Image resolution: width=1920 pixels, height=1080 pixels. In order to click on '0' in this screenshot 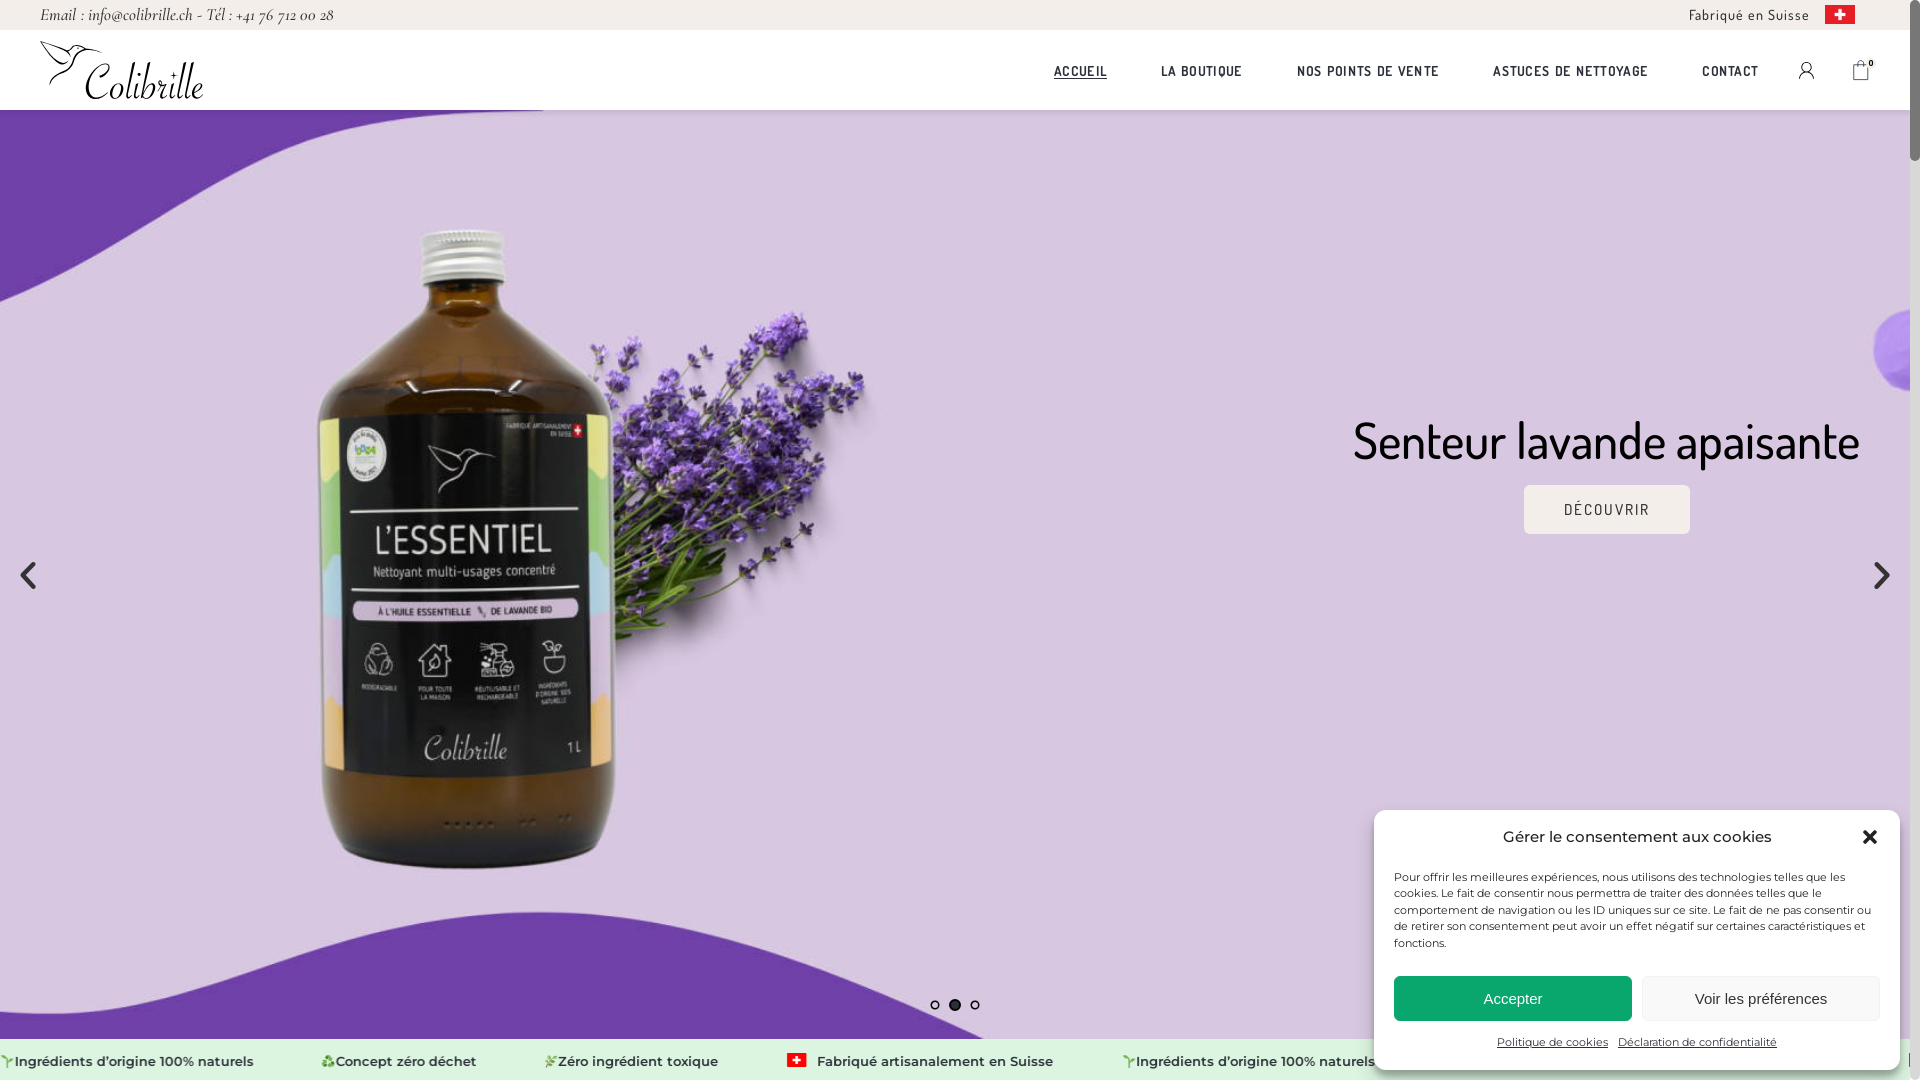, I will do `click(1860, 68)`.